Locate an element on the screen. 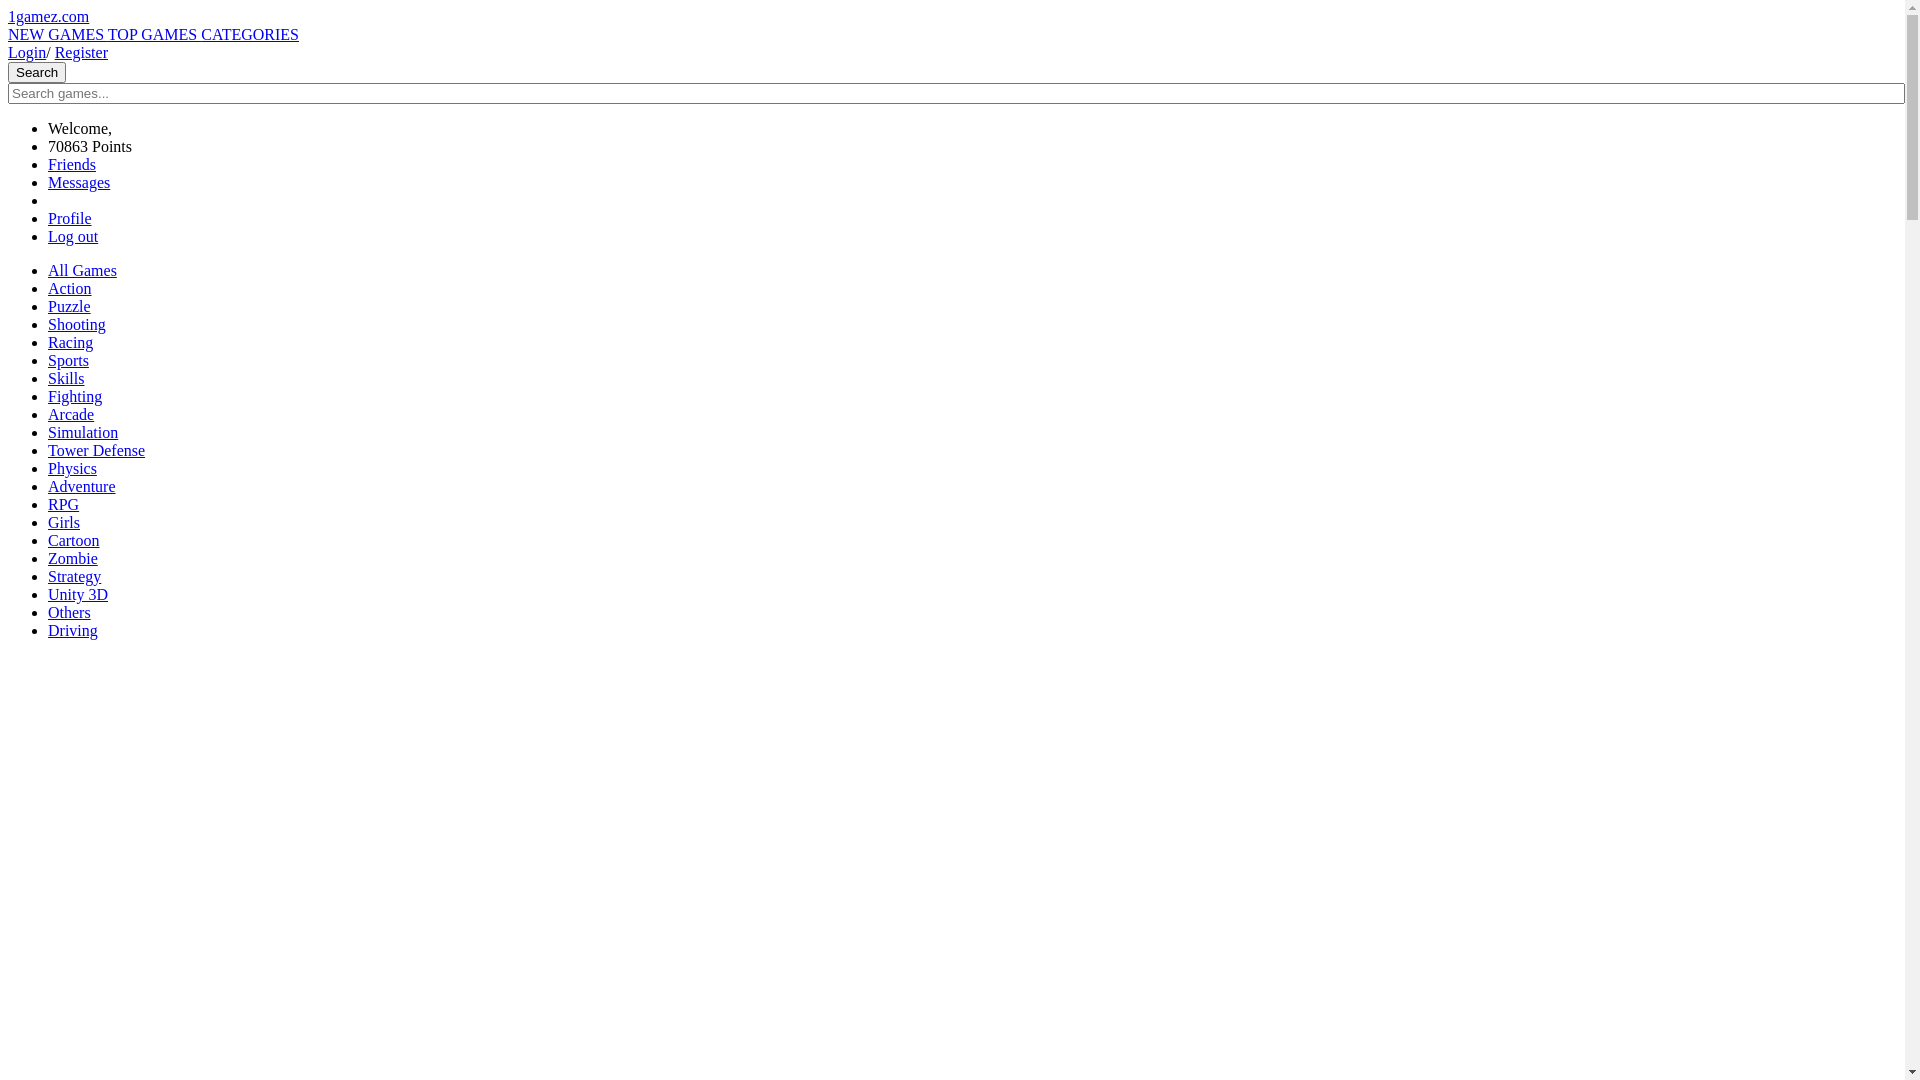 Image resolution: width=1920 pixels, height=1080 pixels. 'Physics' is located at coordinates (72, 468).